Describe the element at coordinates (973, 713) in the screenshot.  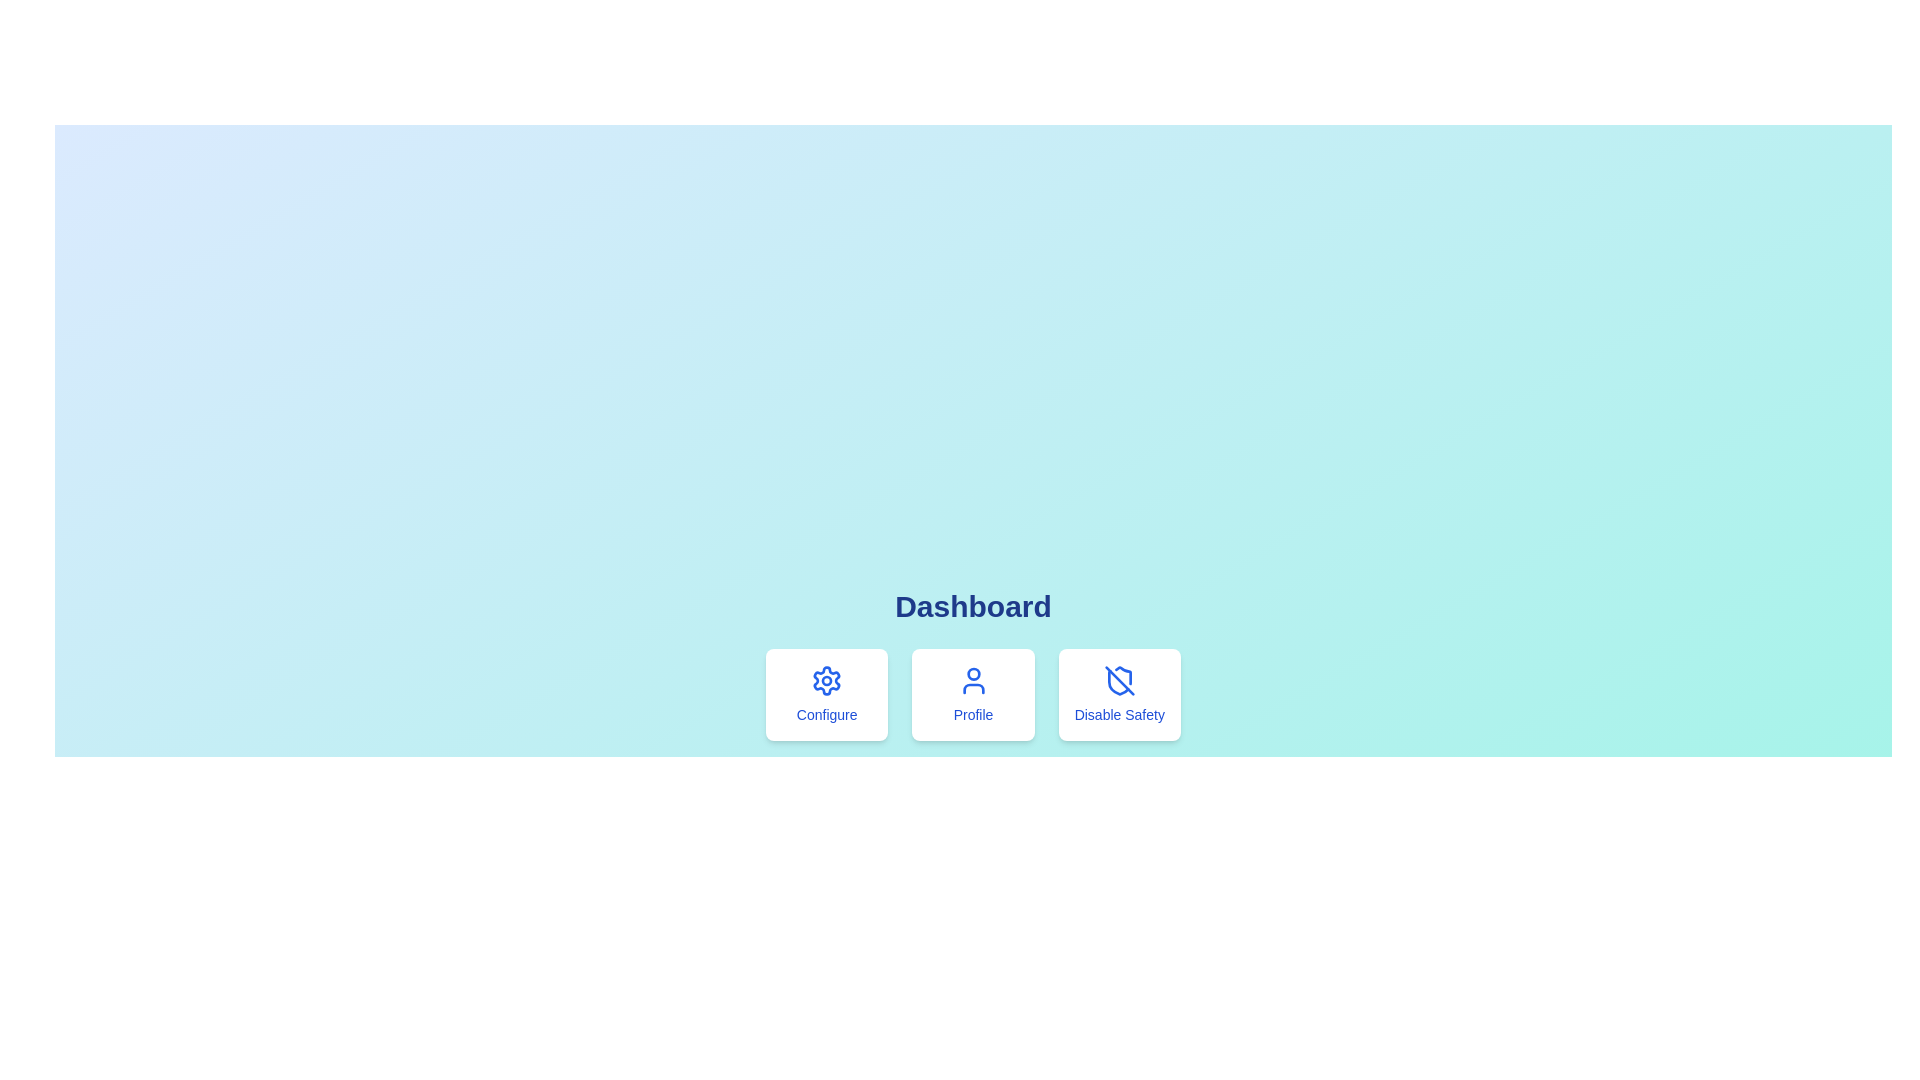
I see `the static text label element displaying 'Profile' with a blue font color, located below the user icon within the second card of the dashboard` at that location.